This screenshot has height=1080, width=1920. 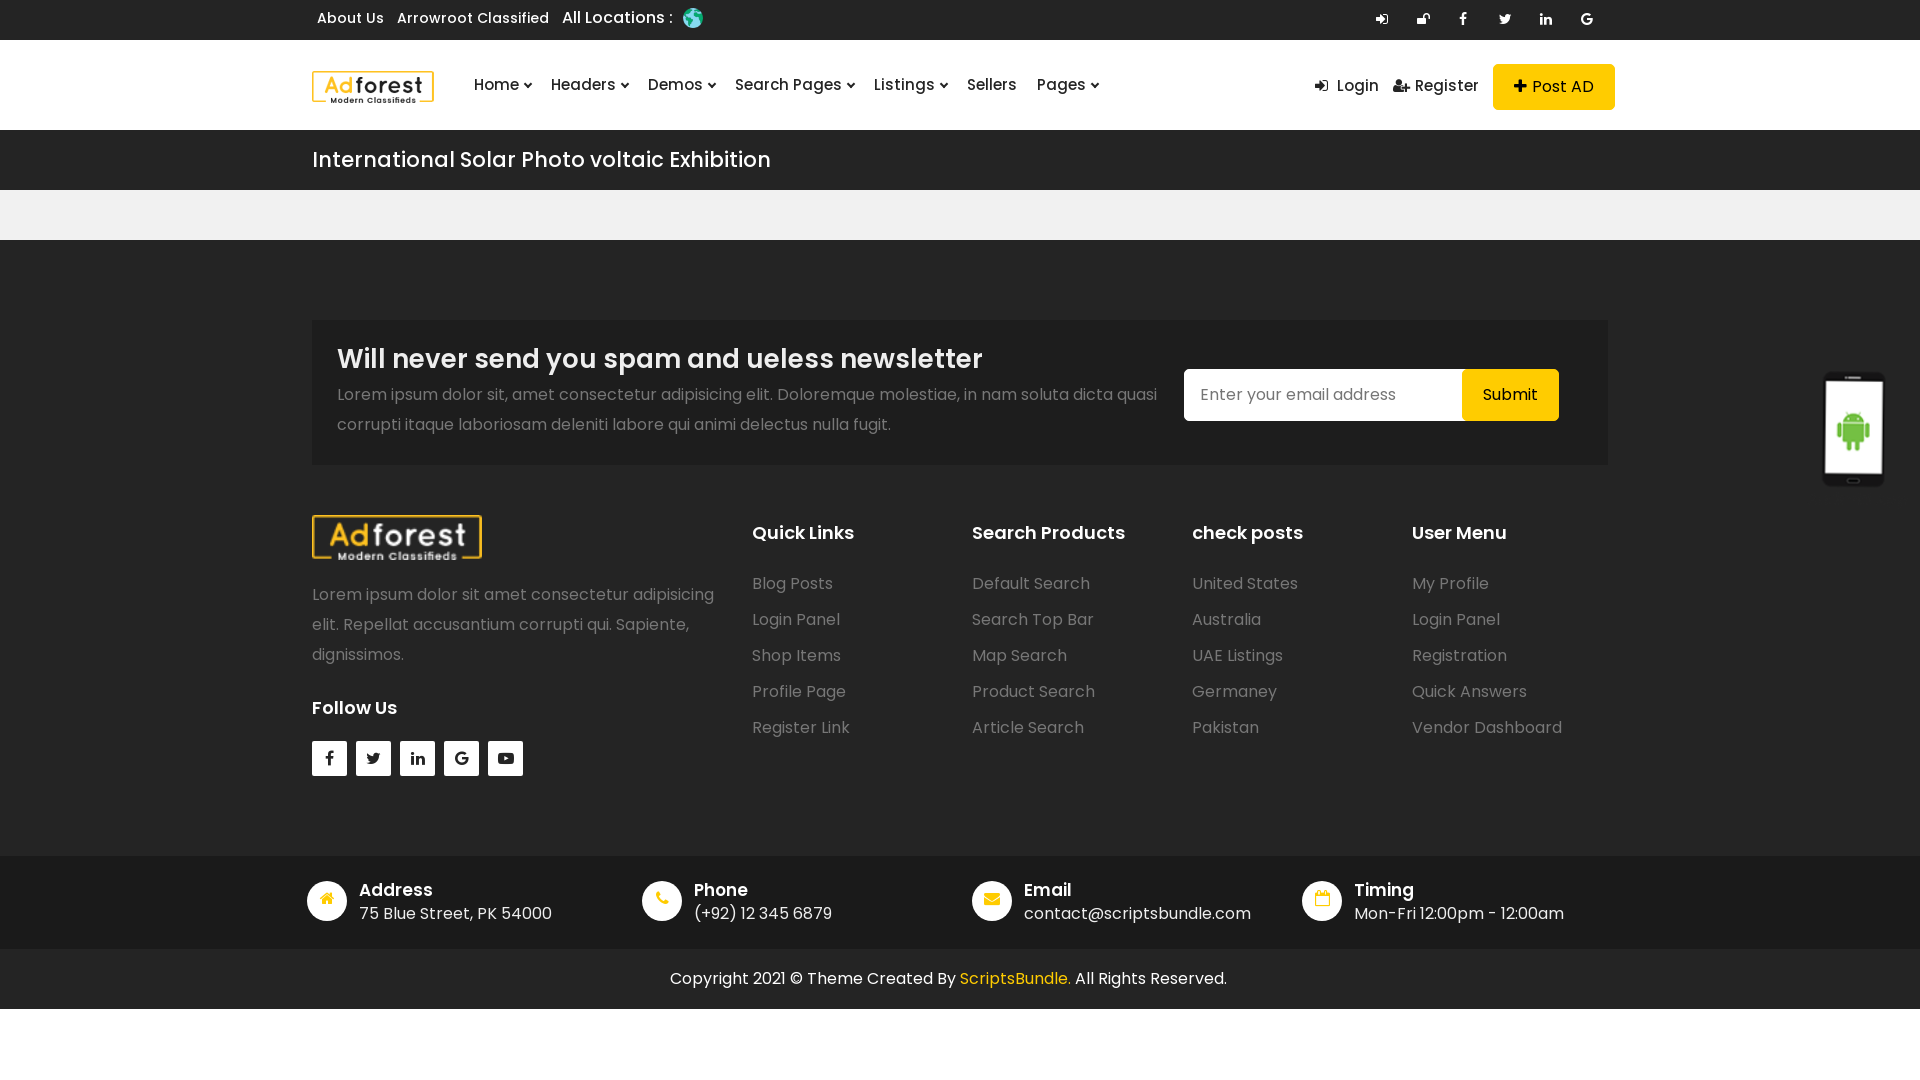 What do you see at coordinates (541, 158) in the screenshot?
I see `'International Solar Photo voltaic Exhibition'` at bounding box center [541, 158].